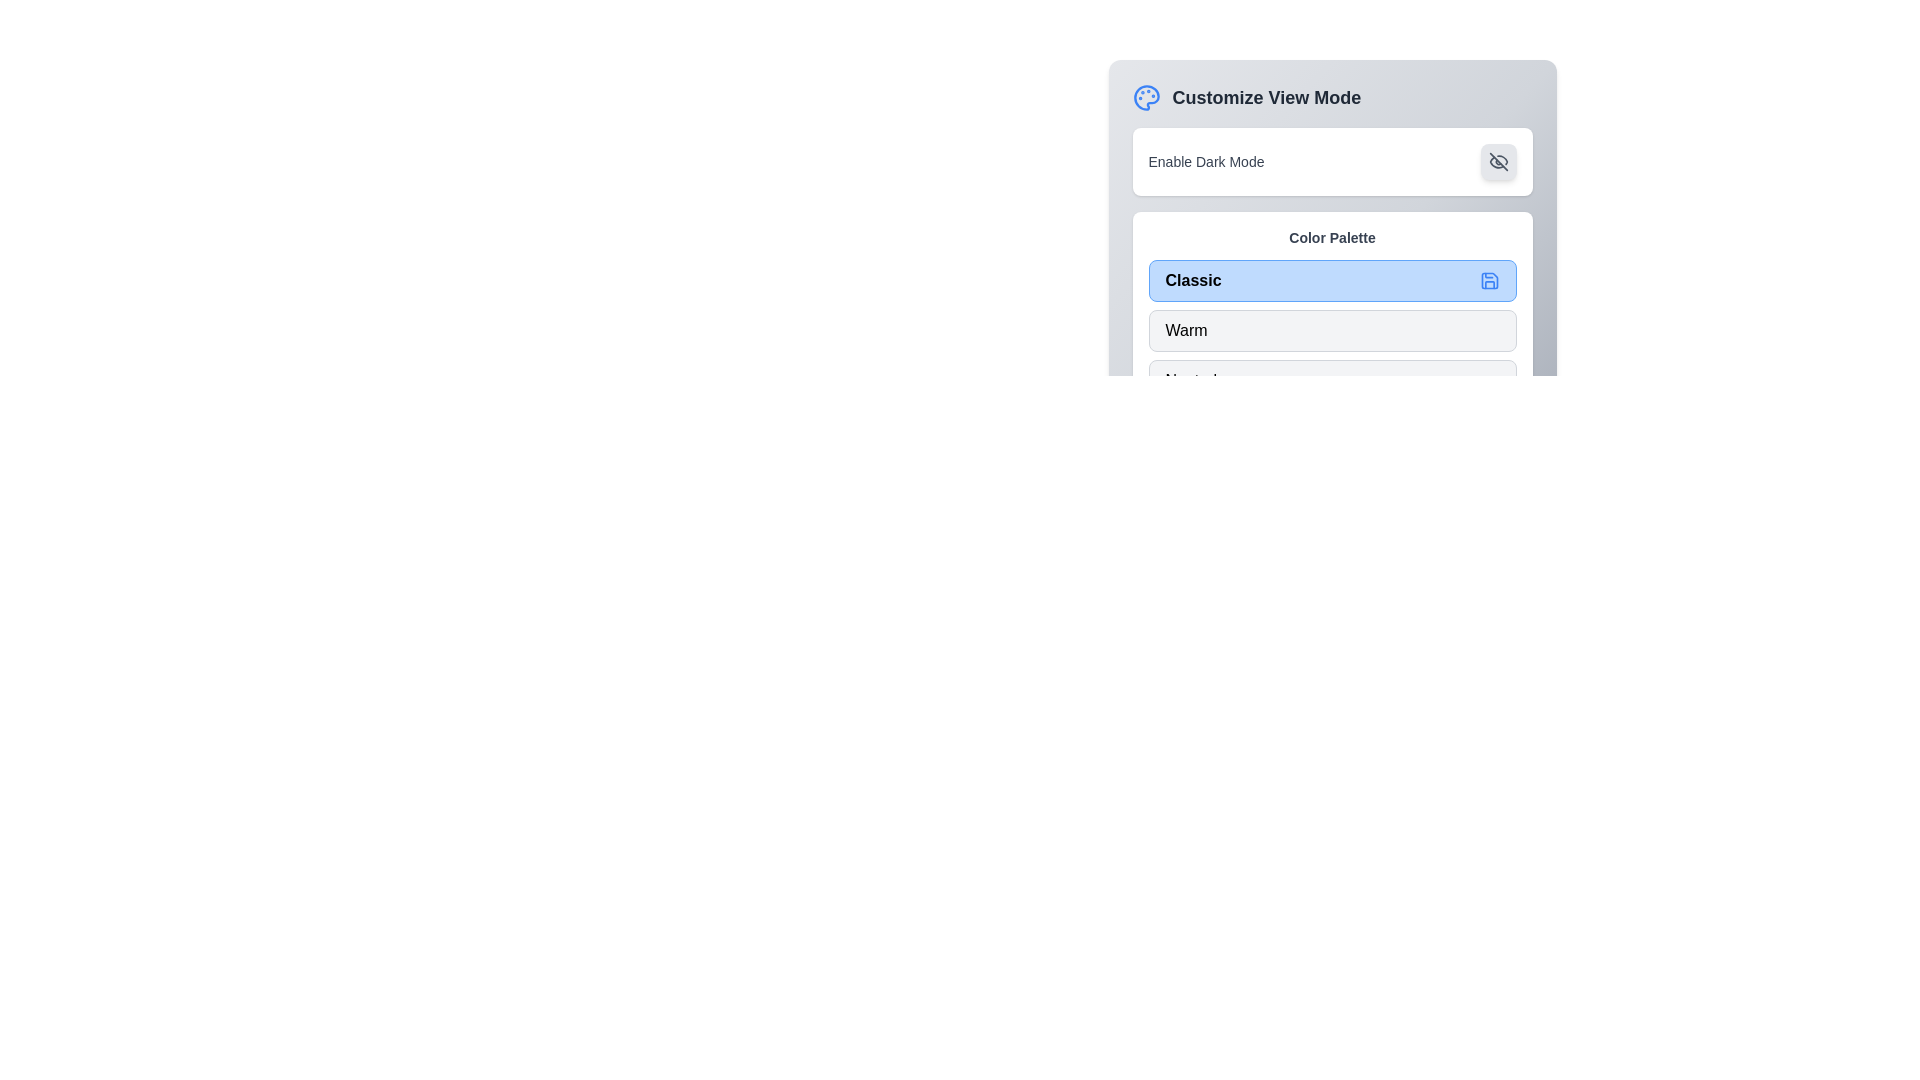  What do you see at coordinates (1146, 97) in the screenshot?
I see `the blue artist's palette icon located to the left of the text 'Customize View Mode' at the top of the interface` at bounding box center [1146, 97].